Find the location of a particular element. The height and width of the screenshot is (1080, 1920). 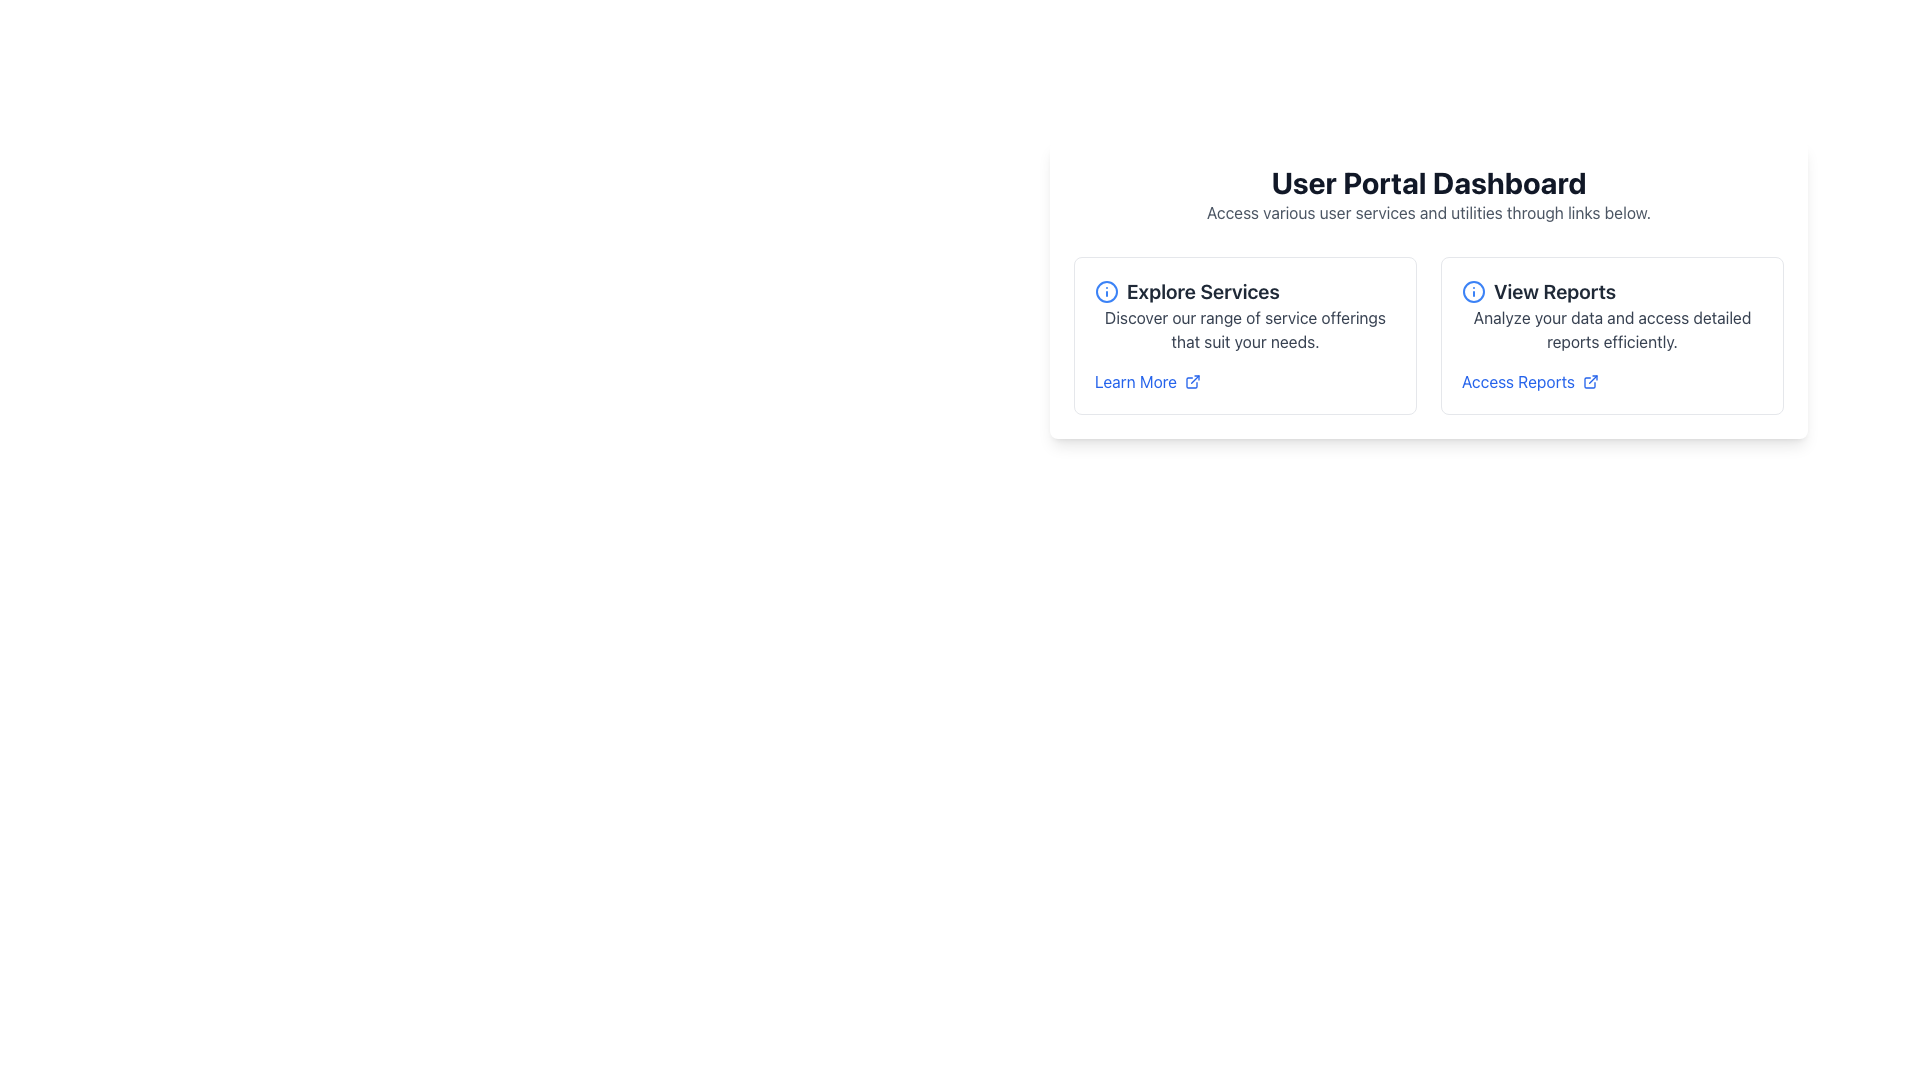

the text block displaying 'Analyze your data and access detailed reports efficiently.' located below the 'View Reports' title and above the 'Access Reports' link is located at coordinates (1612, 329).